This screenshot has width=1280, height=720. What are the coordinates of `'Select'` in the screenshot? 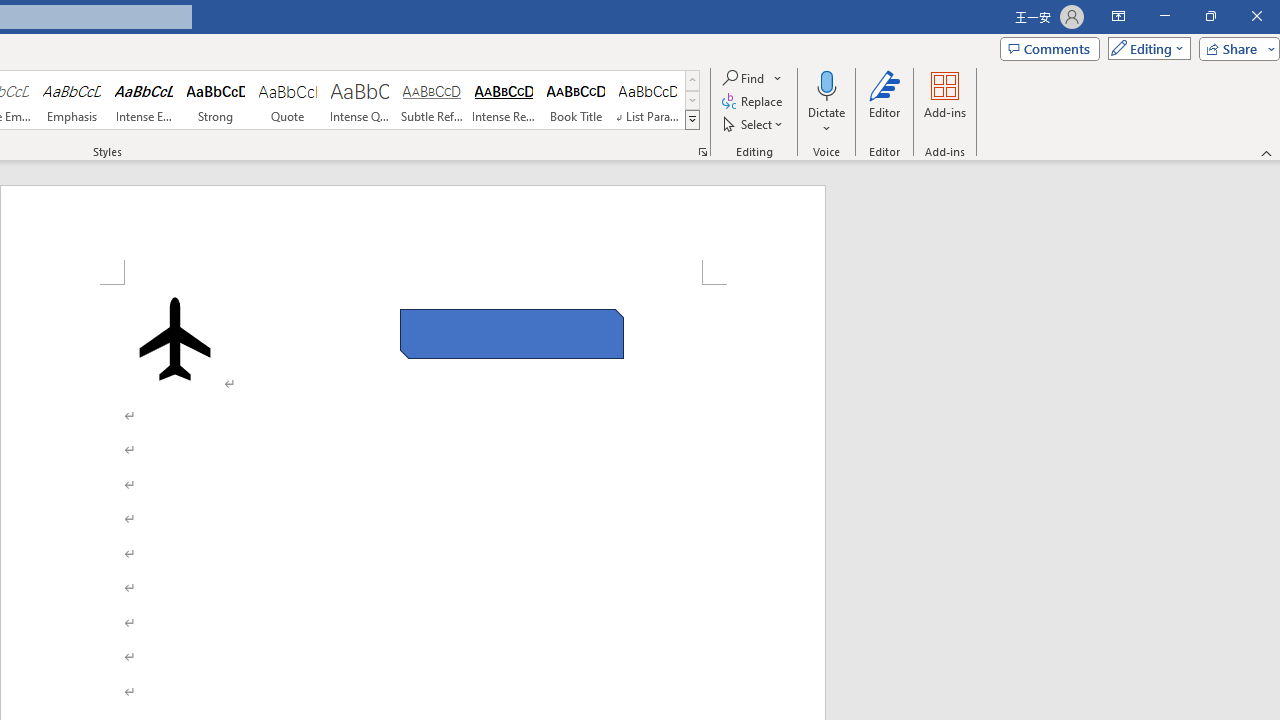 It's located at (753, 124).